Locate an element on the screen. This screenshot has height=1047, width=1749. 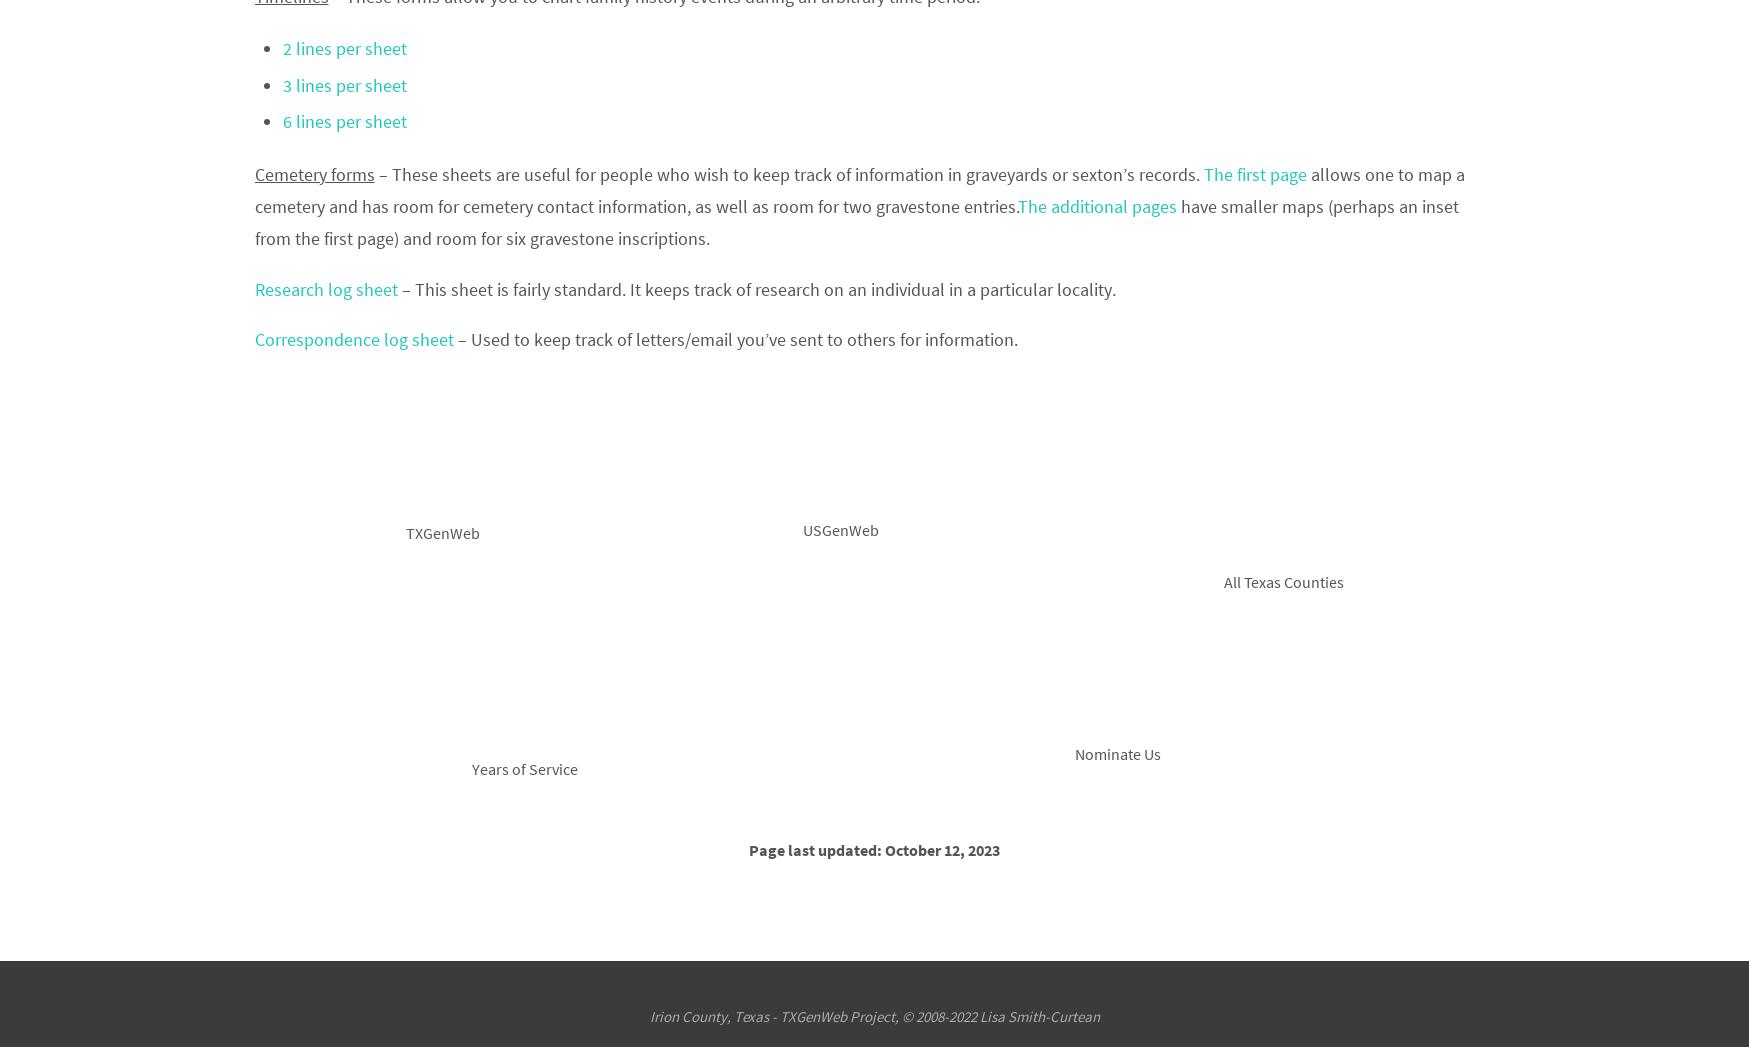
'The additional pages' is located at coordinates (1095, 204).